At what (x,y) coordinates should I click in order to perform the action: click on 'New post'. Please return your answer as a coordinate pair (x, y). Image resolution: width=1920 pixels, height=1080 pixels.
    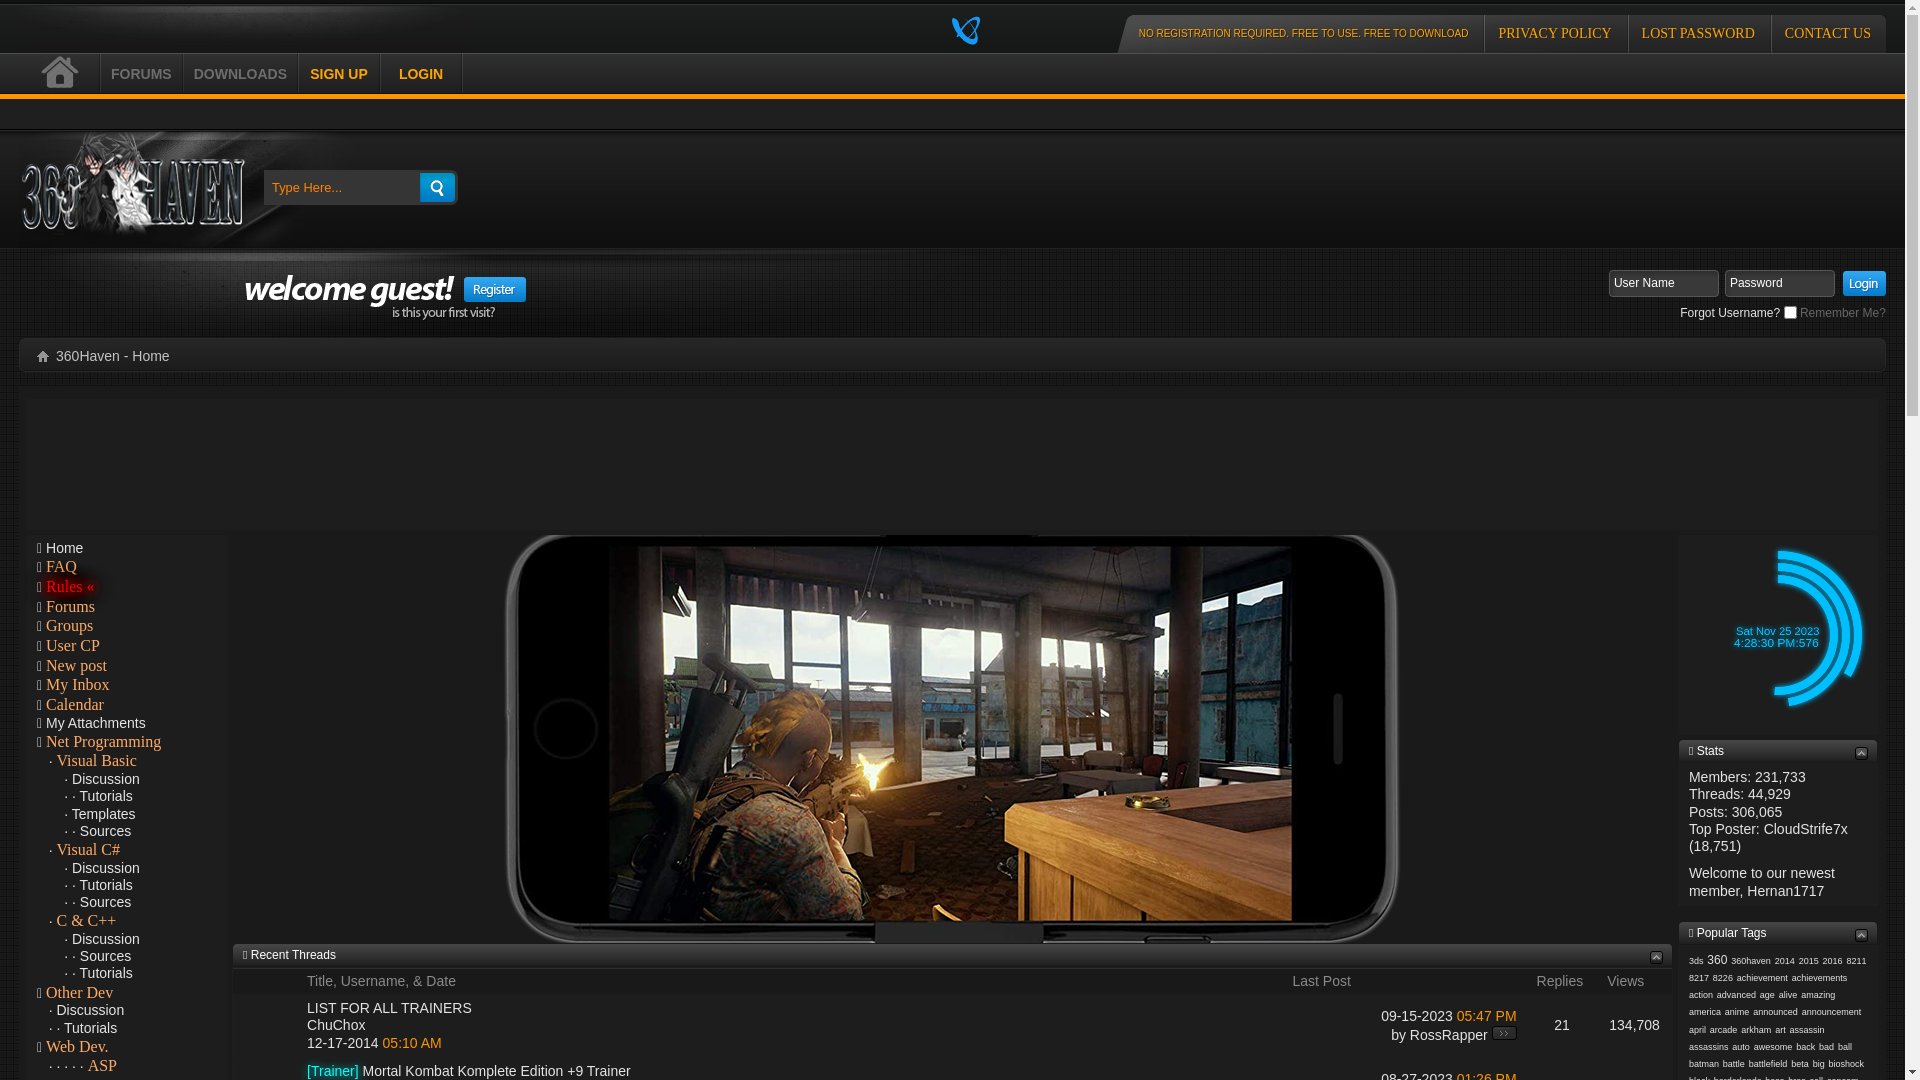
    Looking at the image, I should click on (76, 666).